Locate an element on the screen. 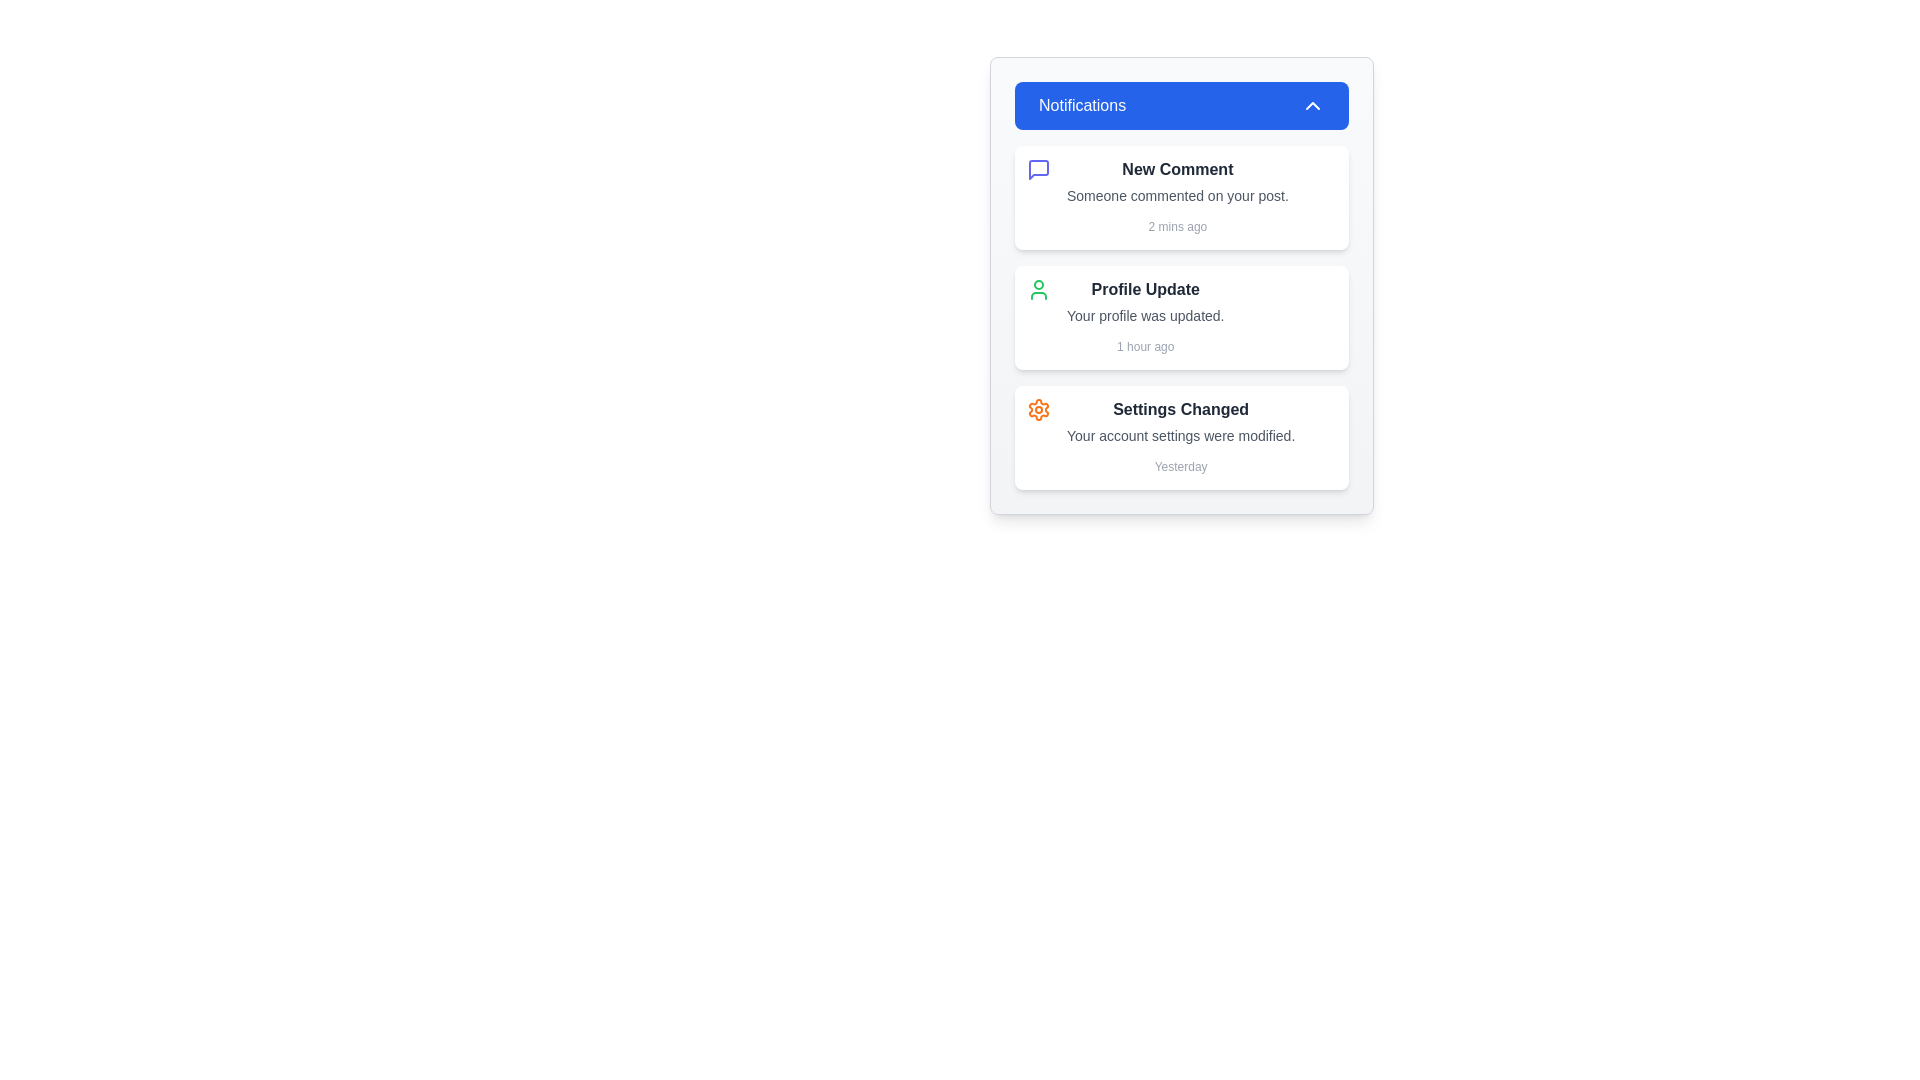  text of the third notification item in the notifications dropdown, which informs the user about a recent change to their account settings is located at coordinates (1181, 437).